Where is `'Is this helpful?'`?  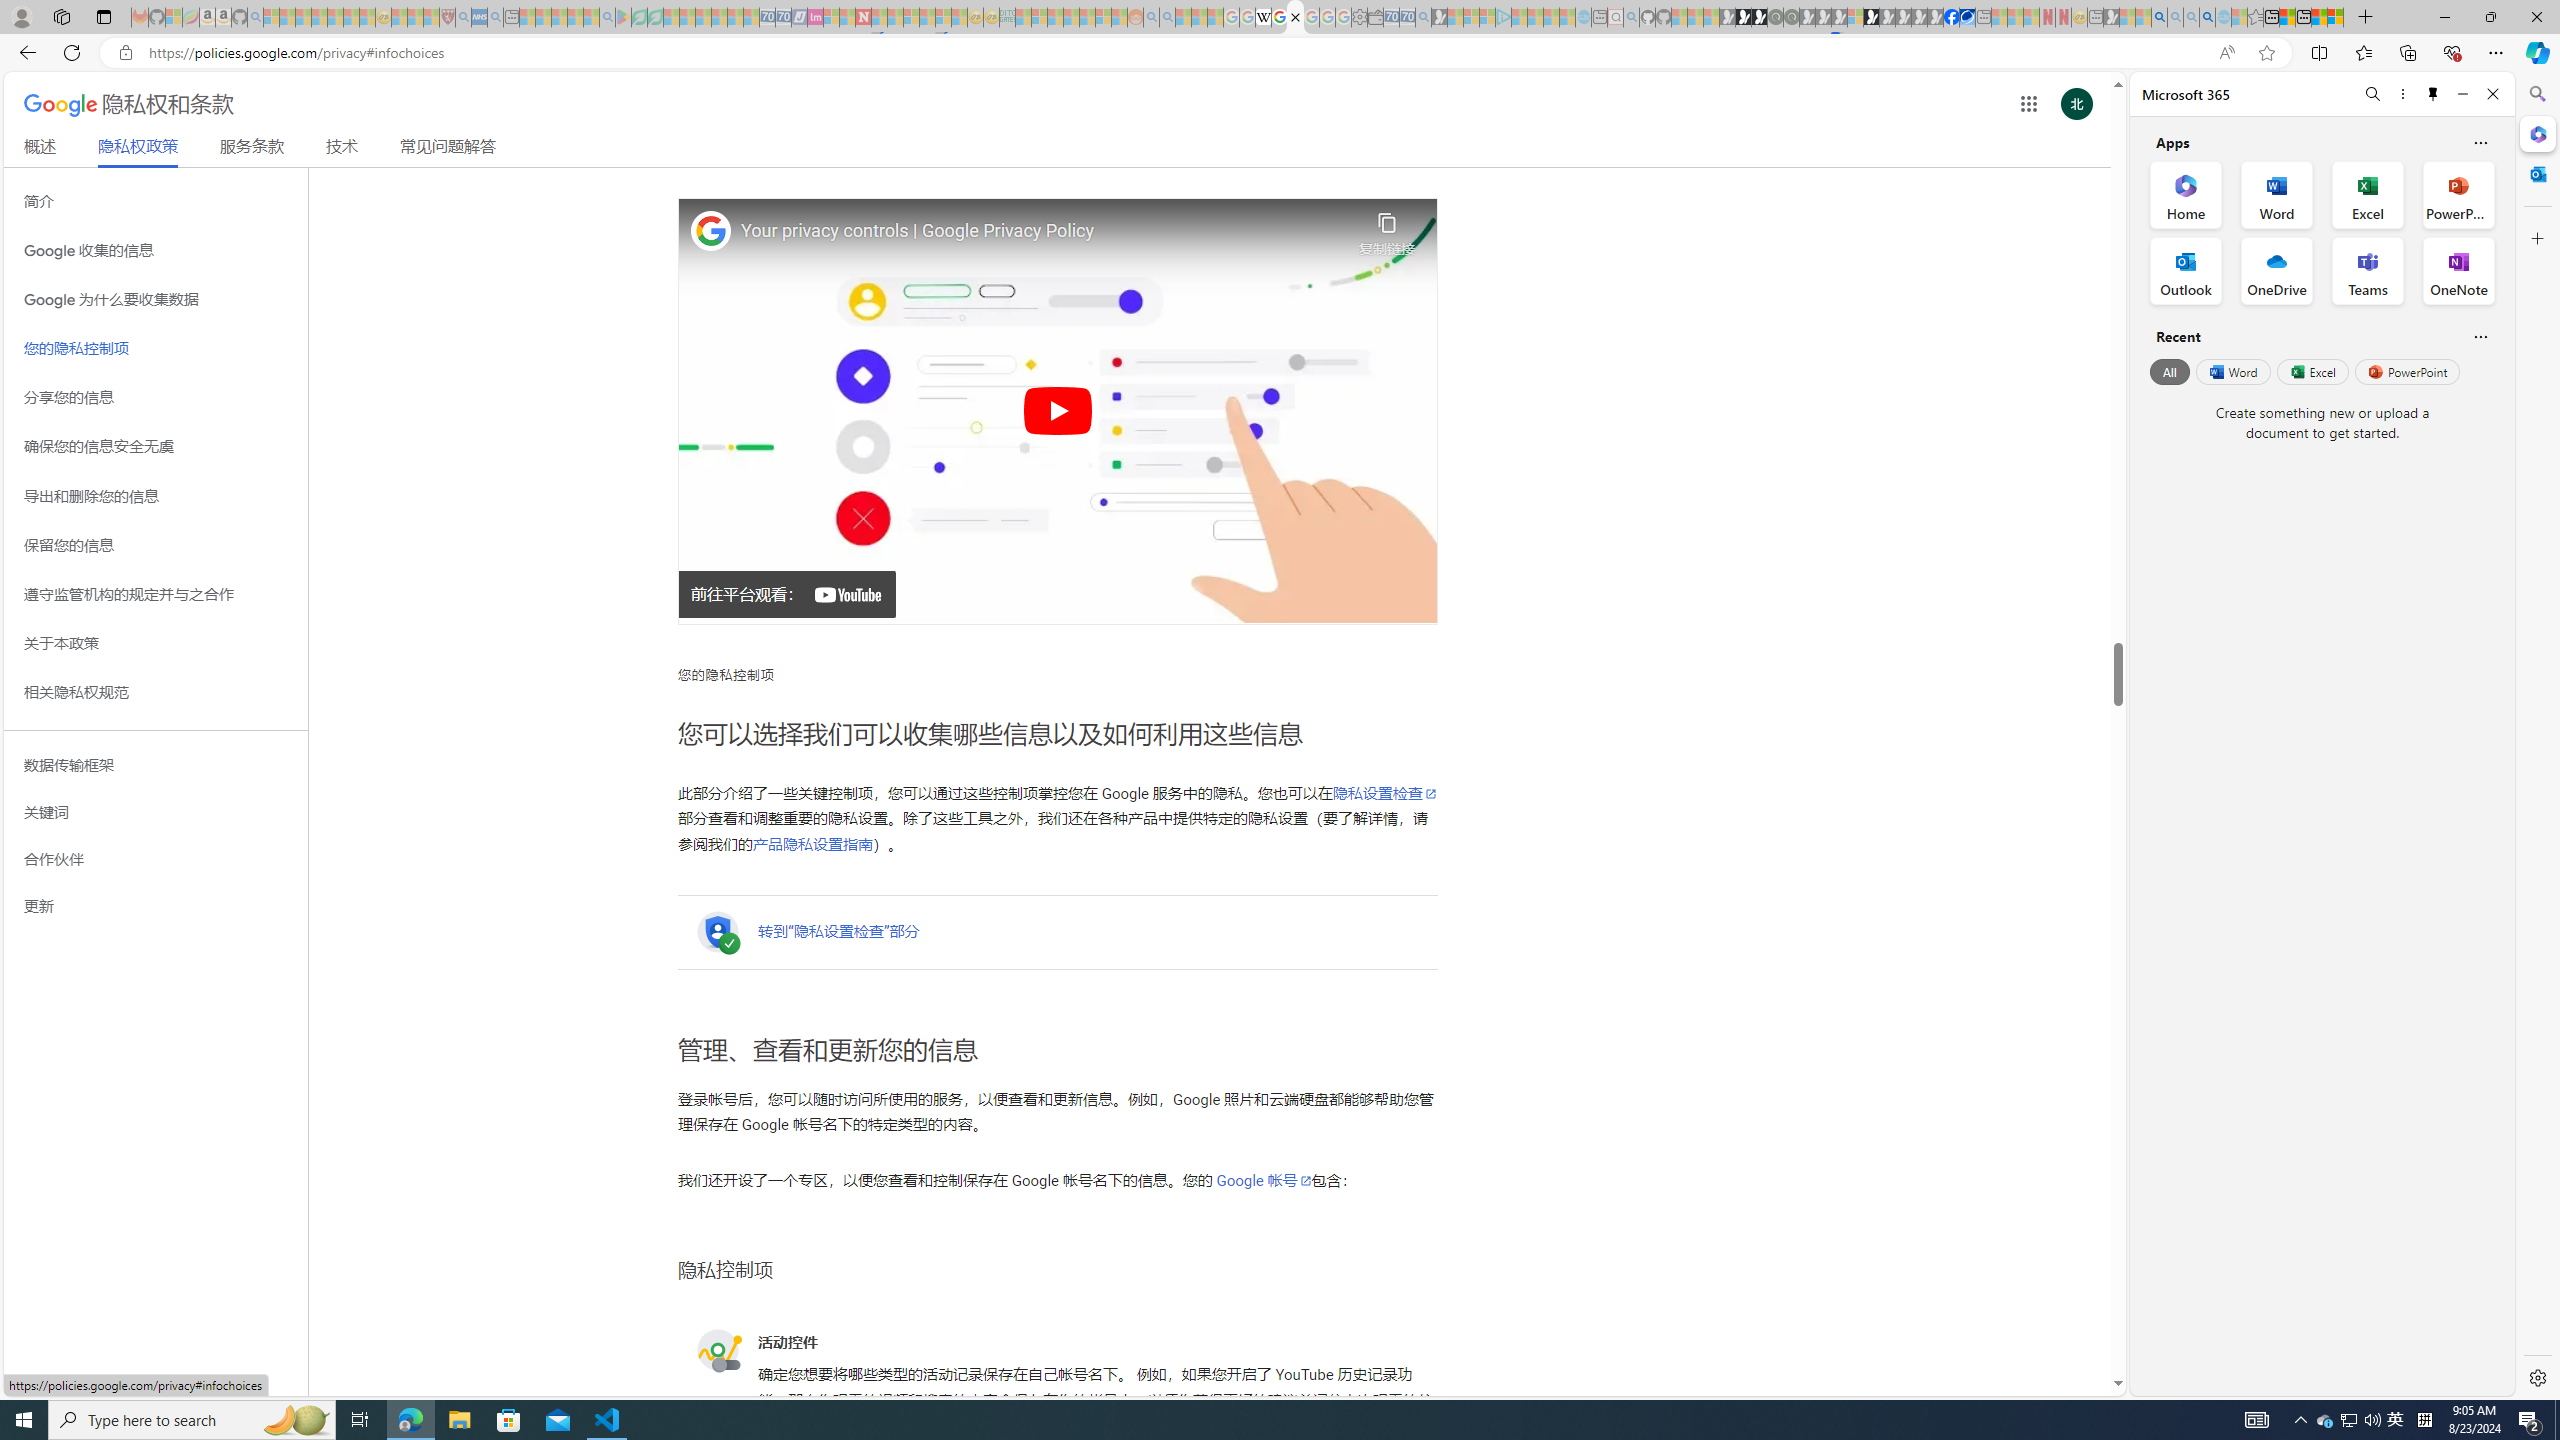 'Is this helpful?' is located at coordinates (2479, 336).